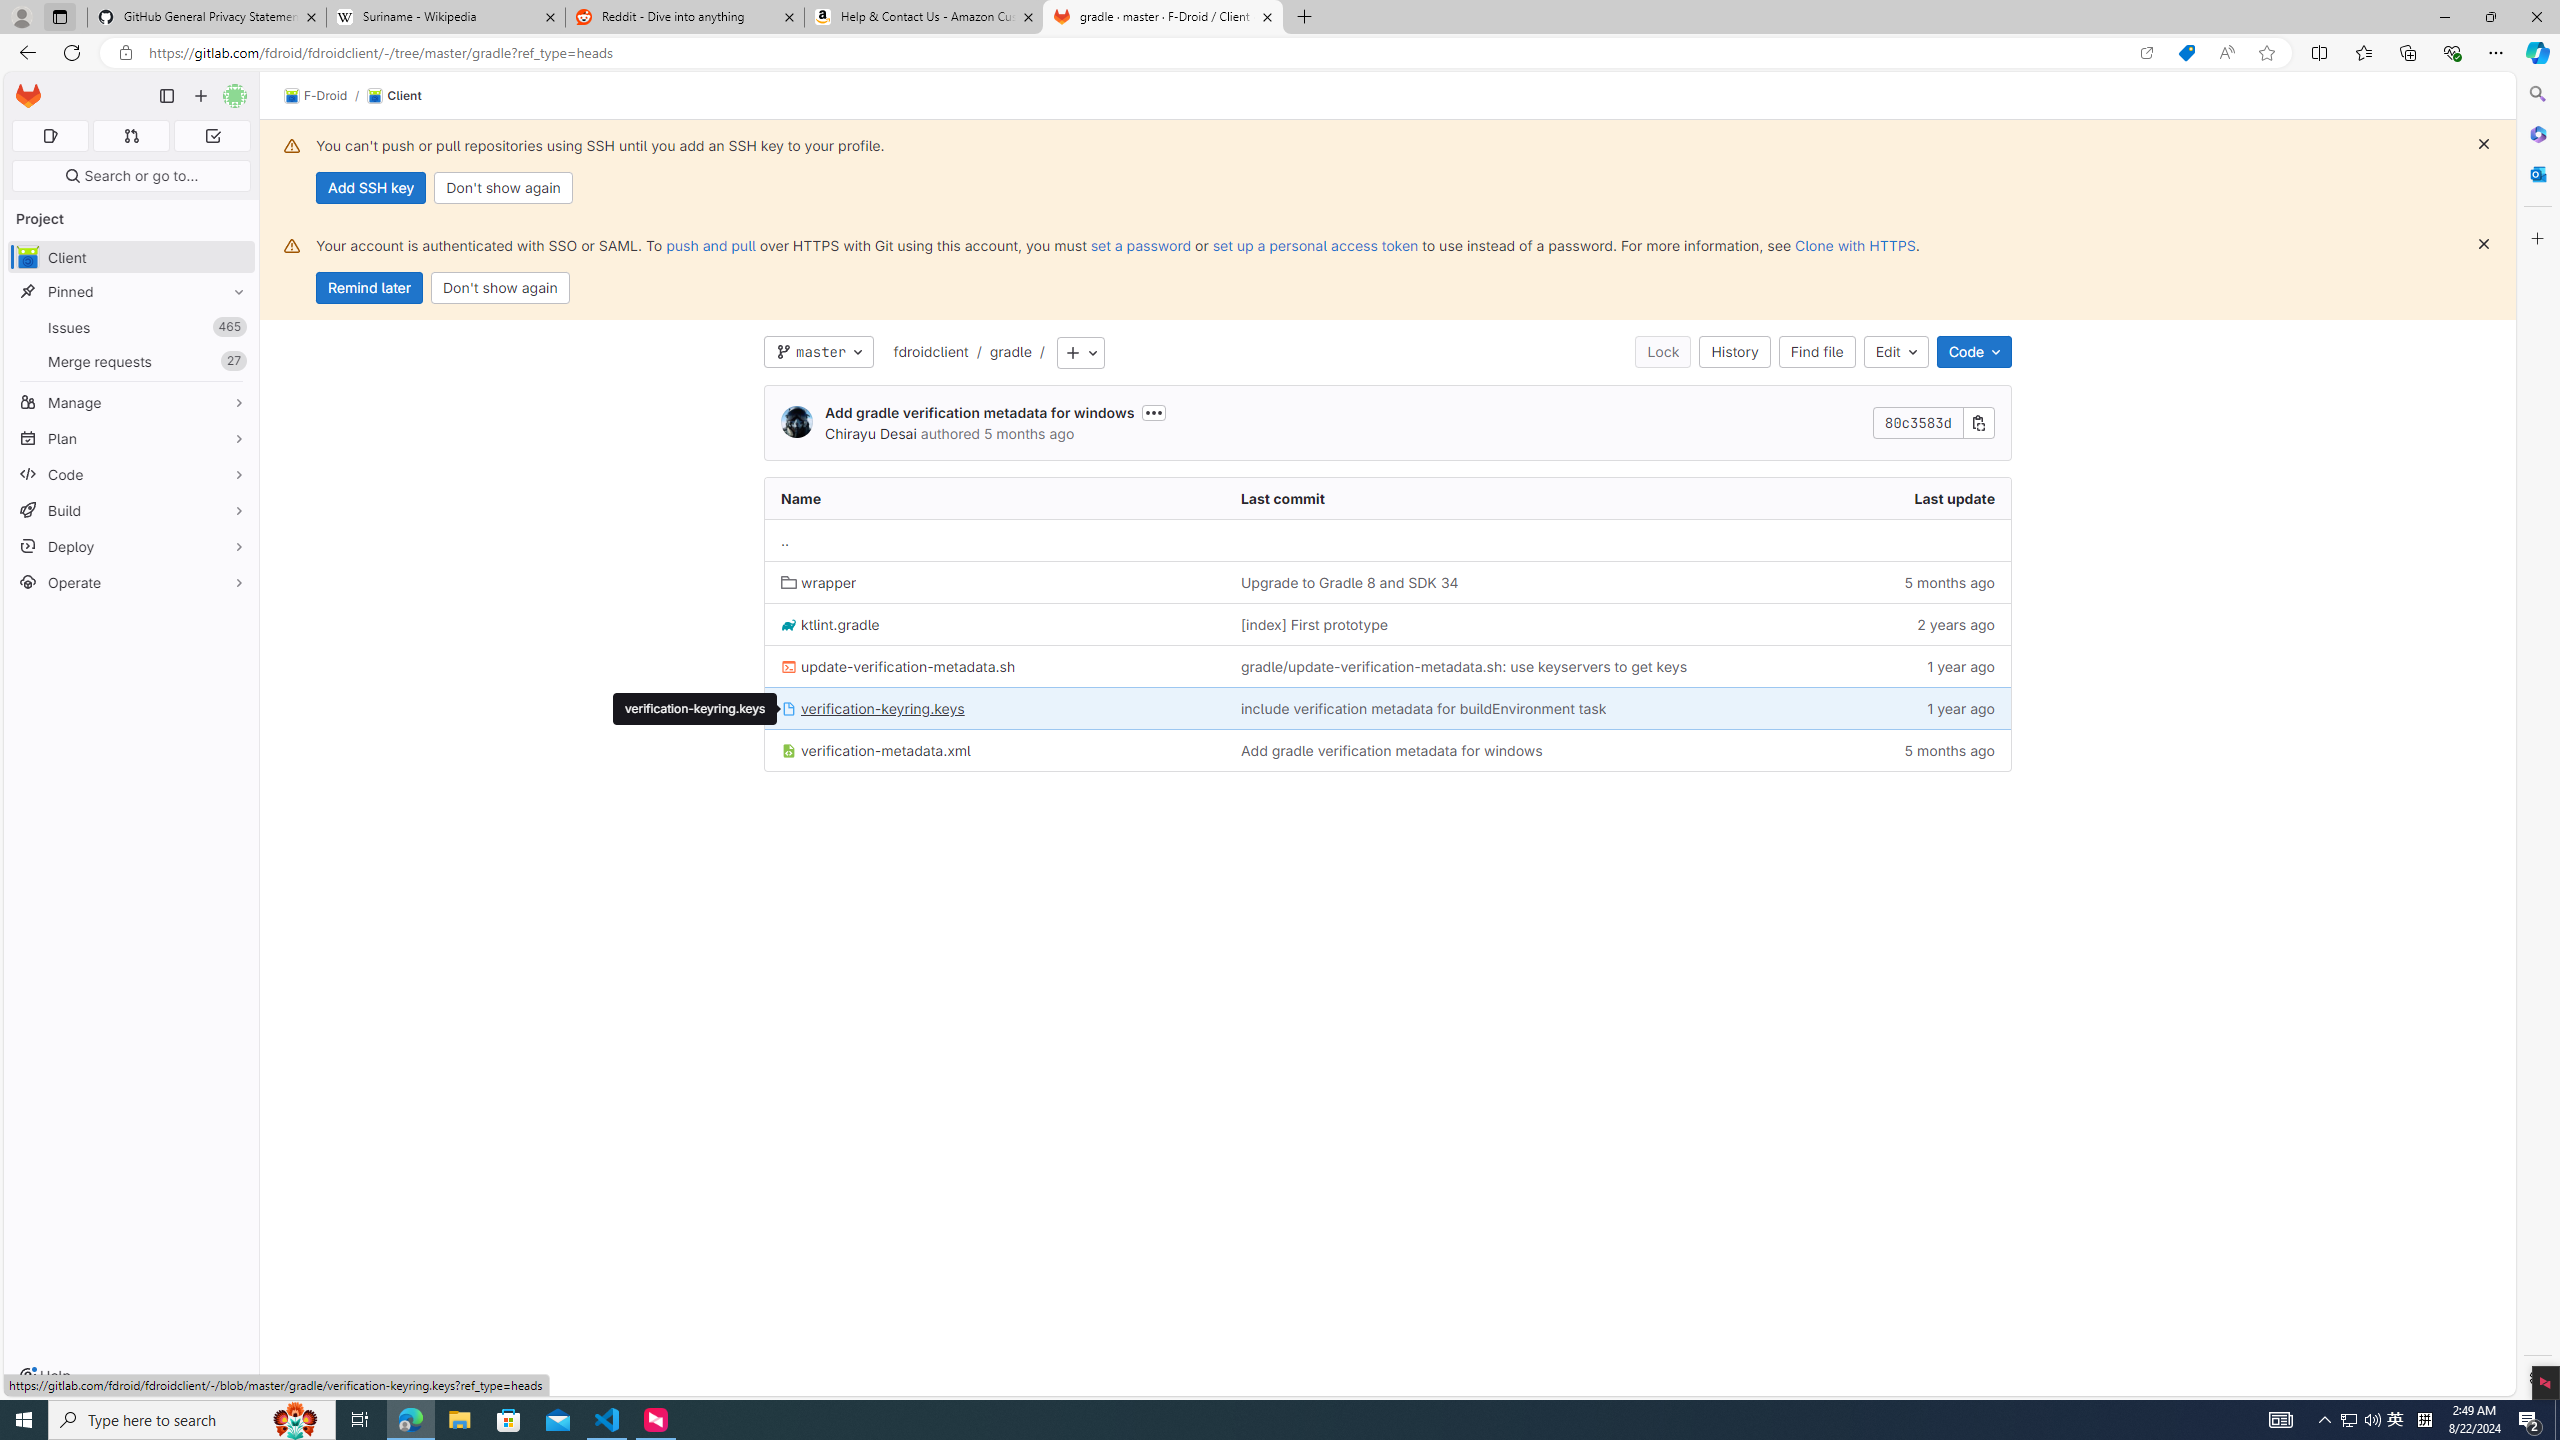 This screenshot has height=1440, width=2560. I want to click on 'To-Do list 0', so click(211, 135).